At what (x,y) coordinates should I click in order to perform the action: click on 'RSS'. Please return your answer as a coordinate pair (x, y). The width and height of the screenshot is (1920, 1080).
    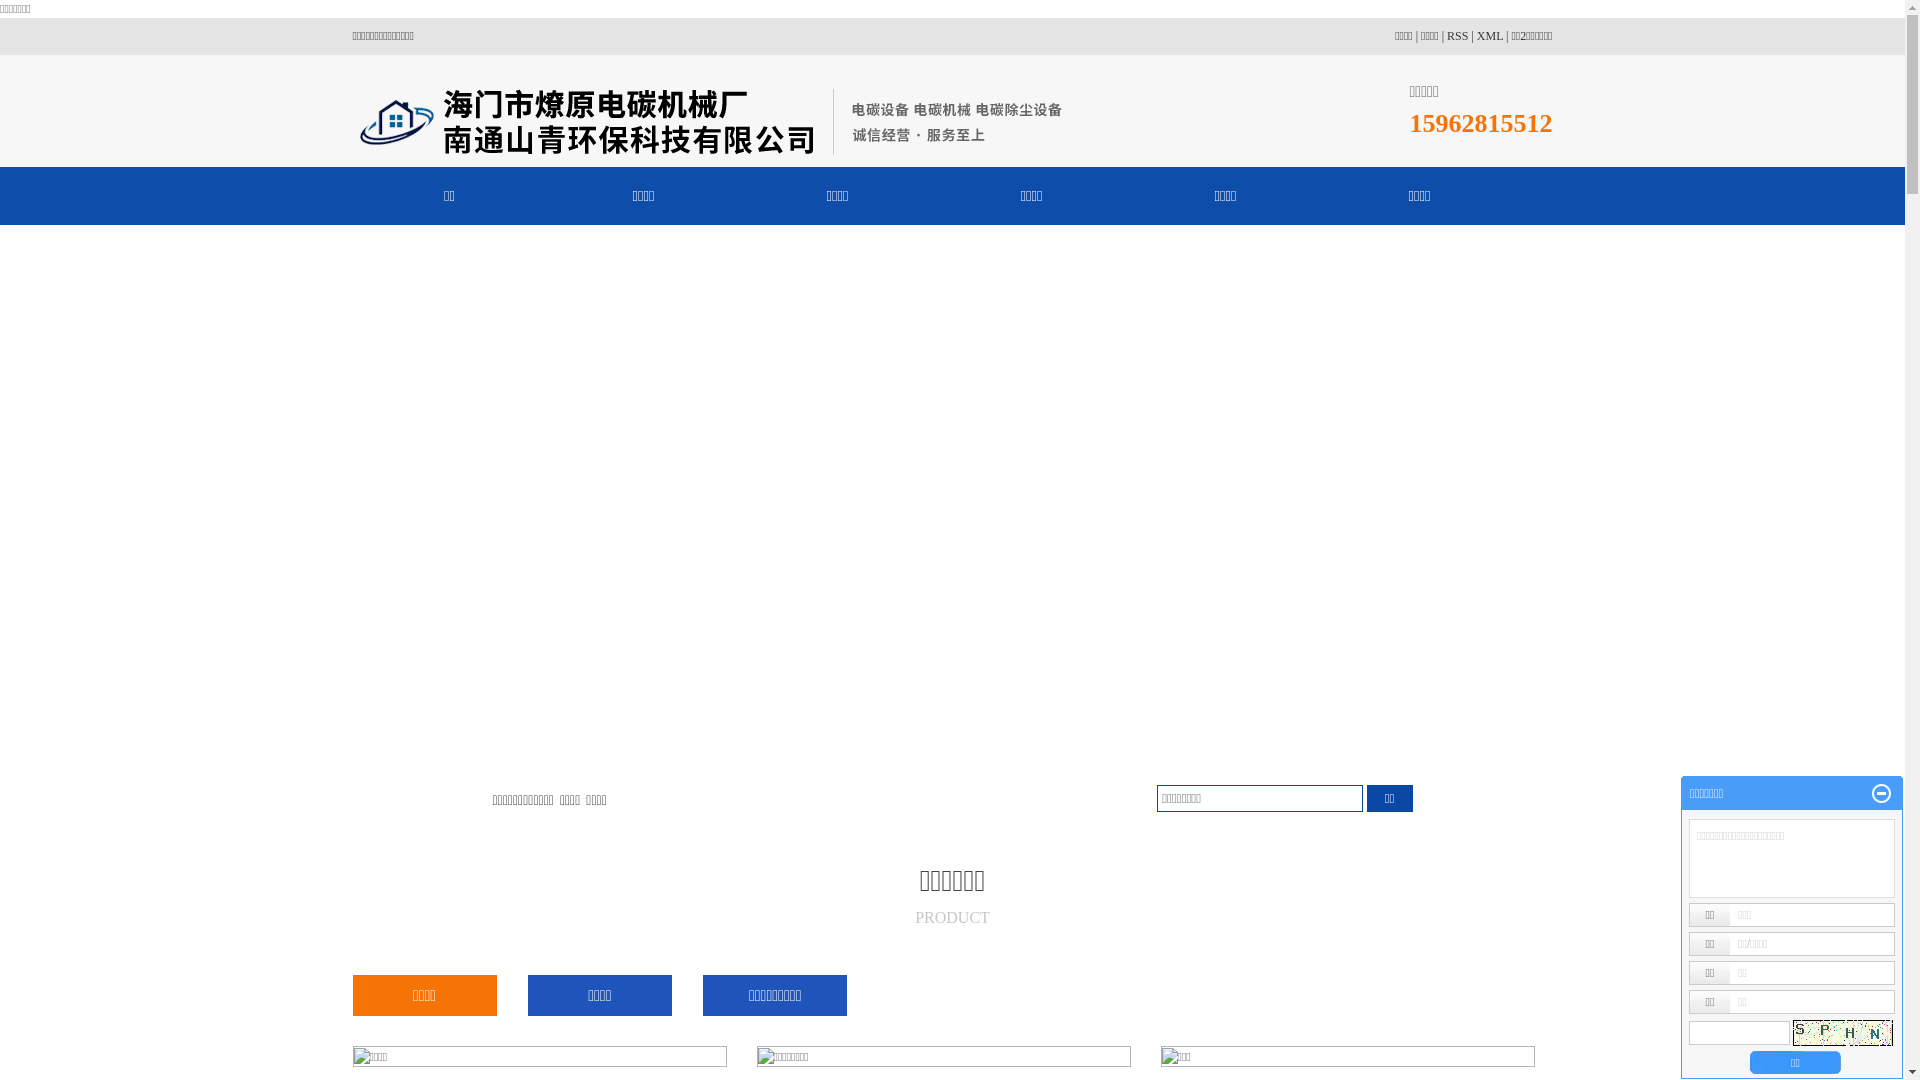
    Looking at the image, I should click on (1457, 35).